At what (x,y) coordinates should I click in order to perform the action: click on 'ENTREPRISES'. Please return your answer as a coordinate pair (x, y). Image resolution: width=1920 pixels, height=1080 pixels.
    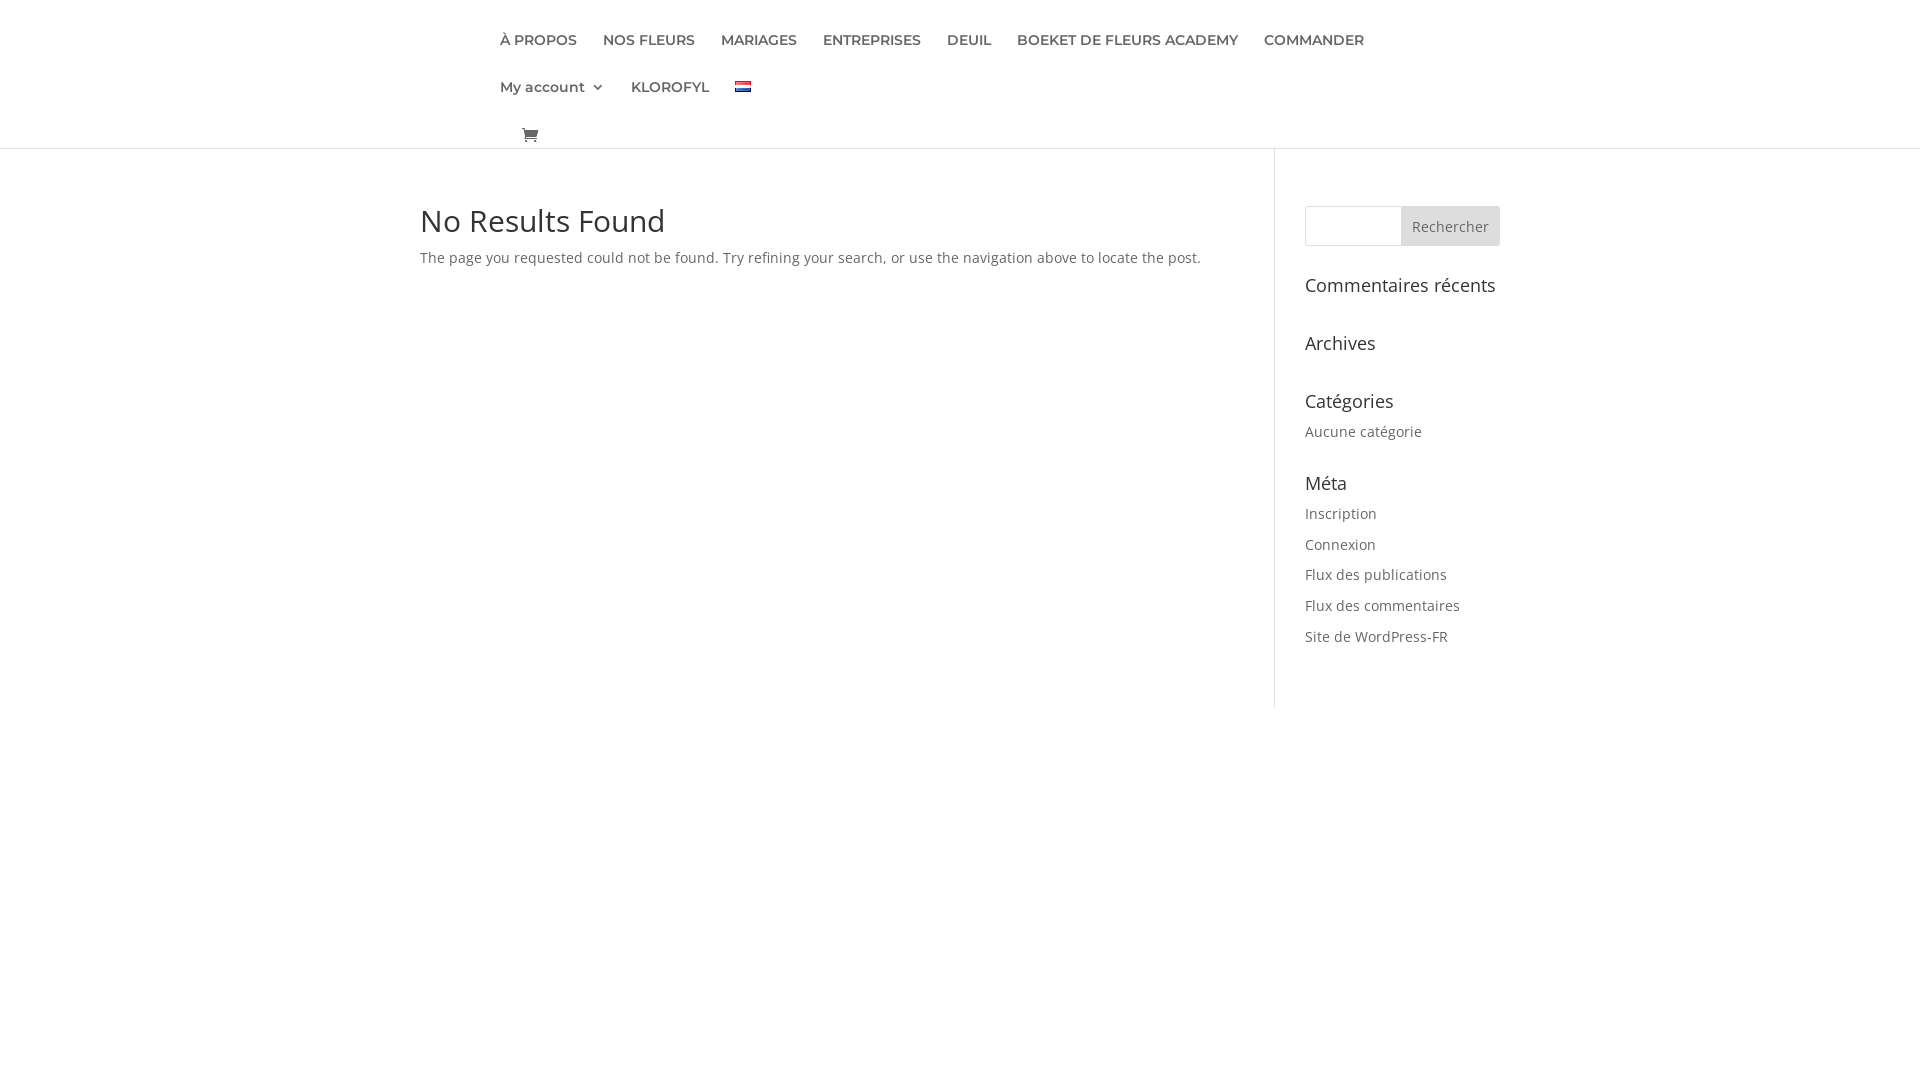
    Looking at the image, I should click on (872, 55).